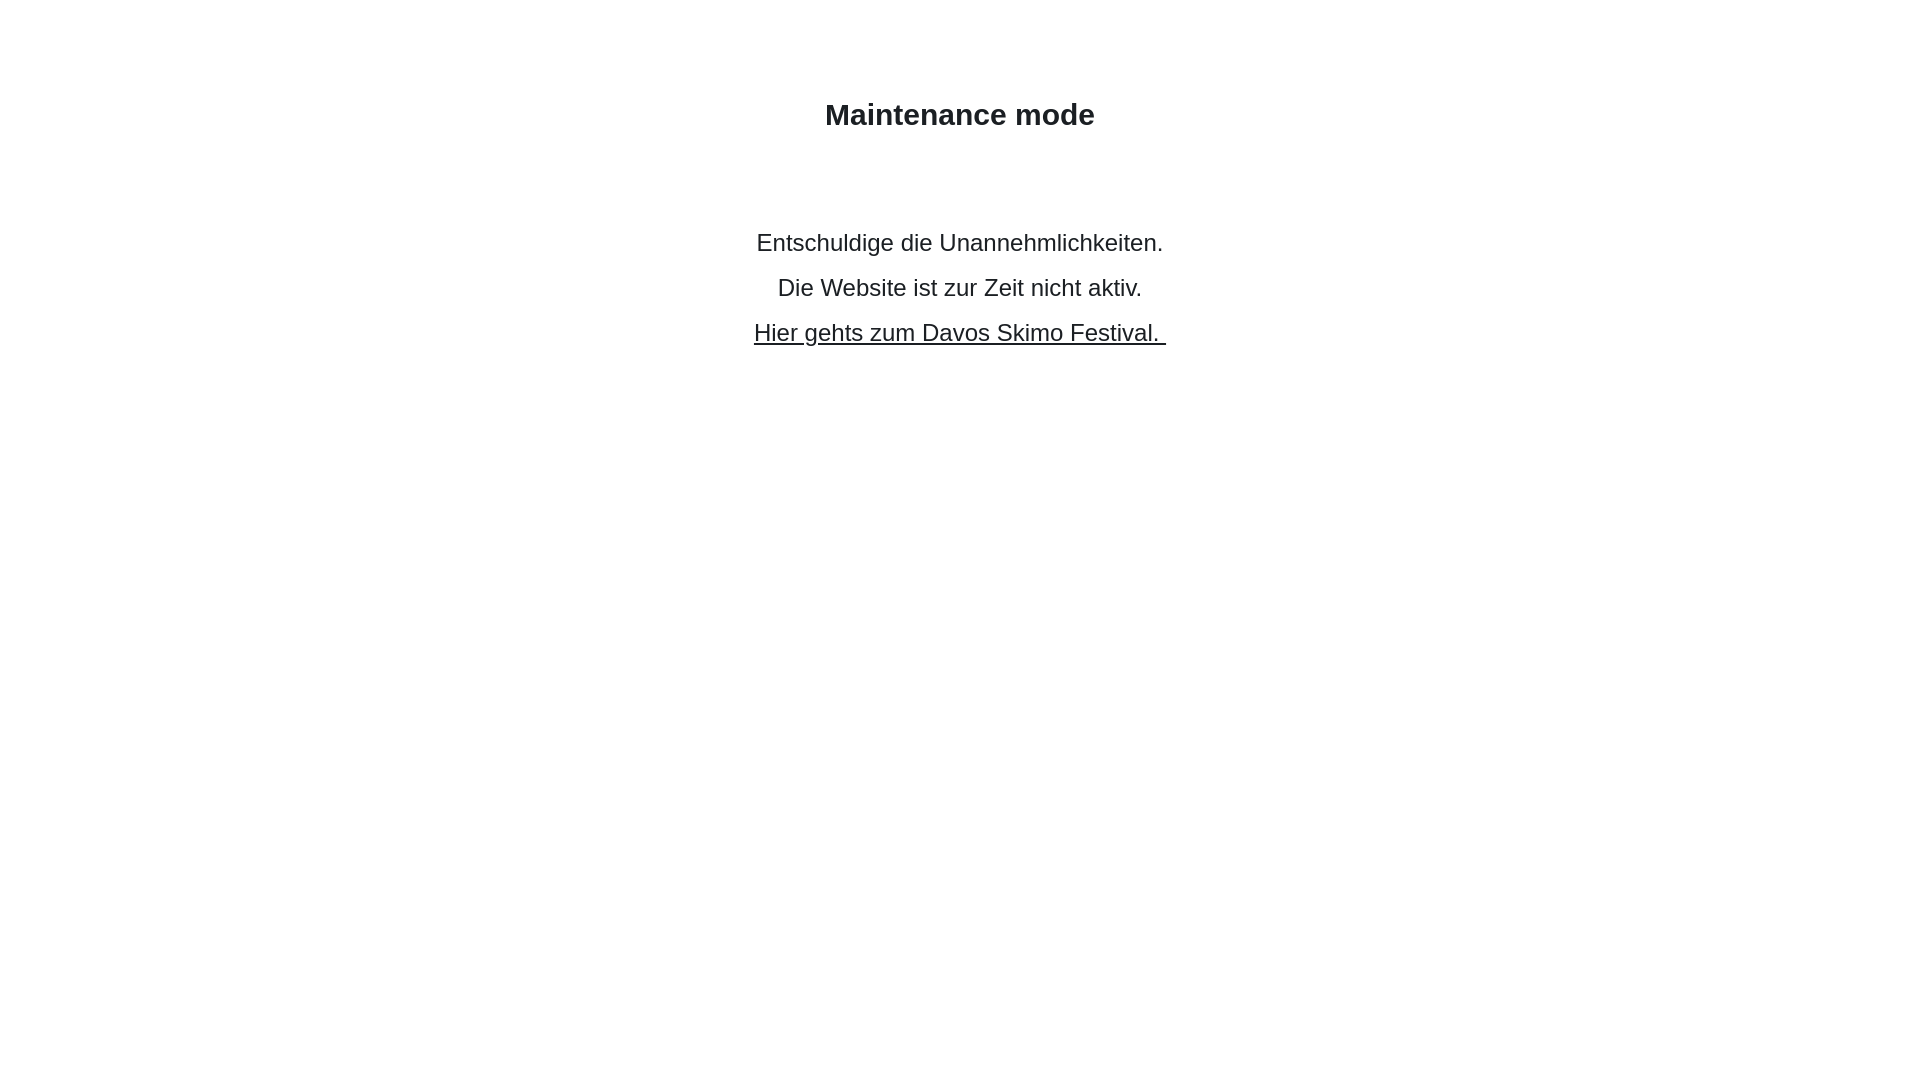 The image size is (1920, 1080). I want to click on 'Hier gehts zum Davos Skimo Festival. ', so click(960, 331).